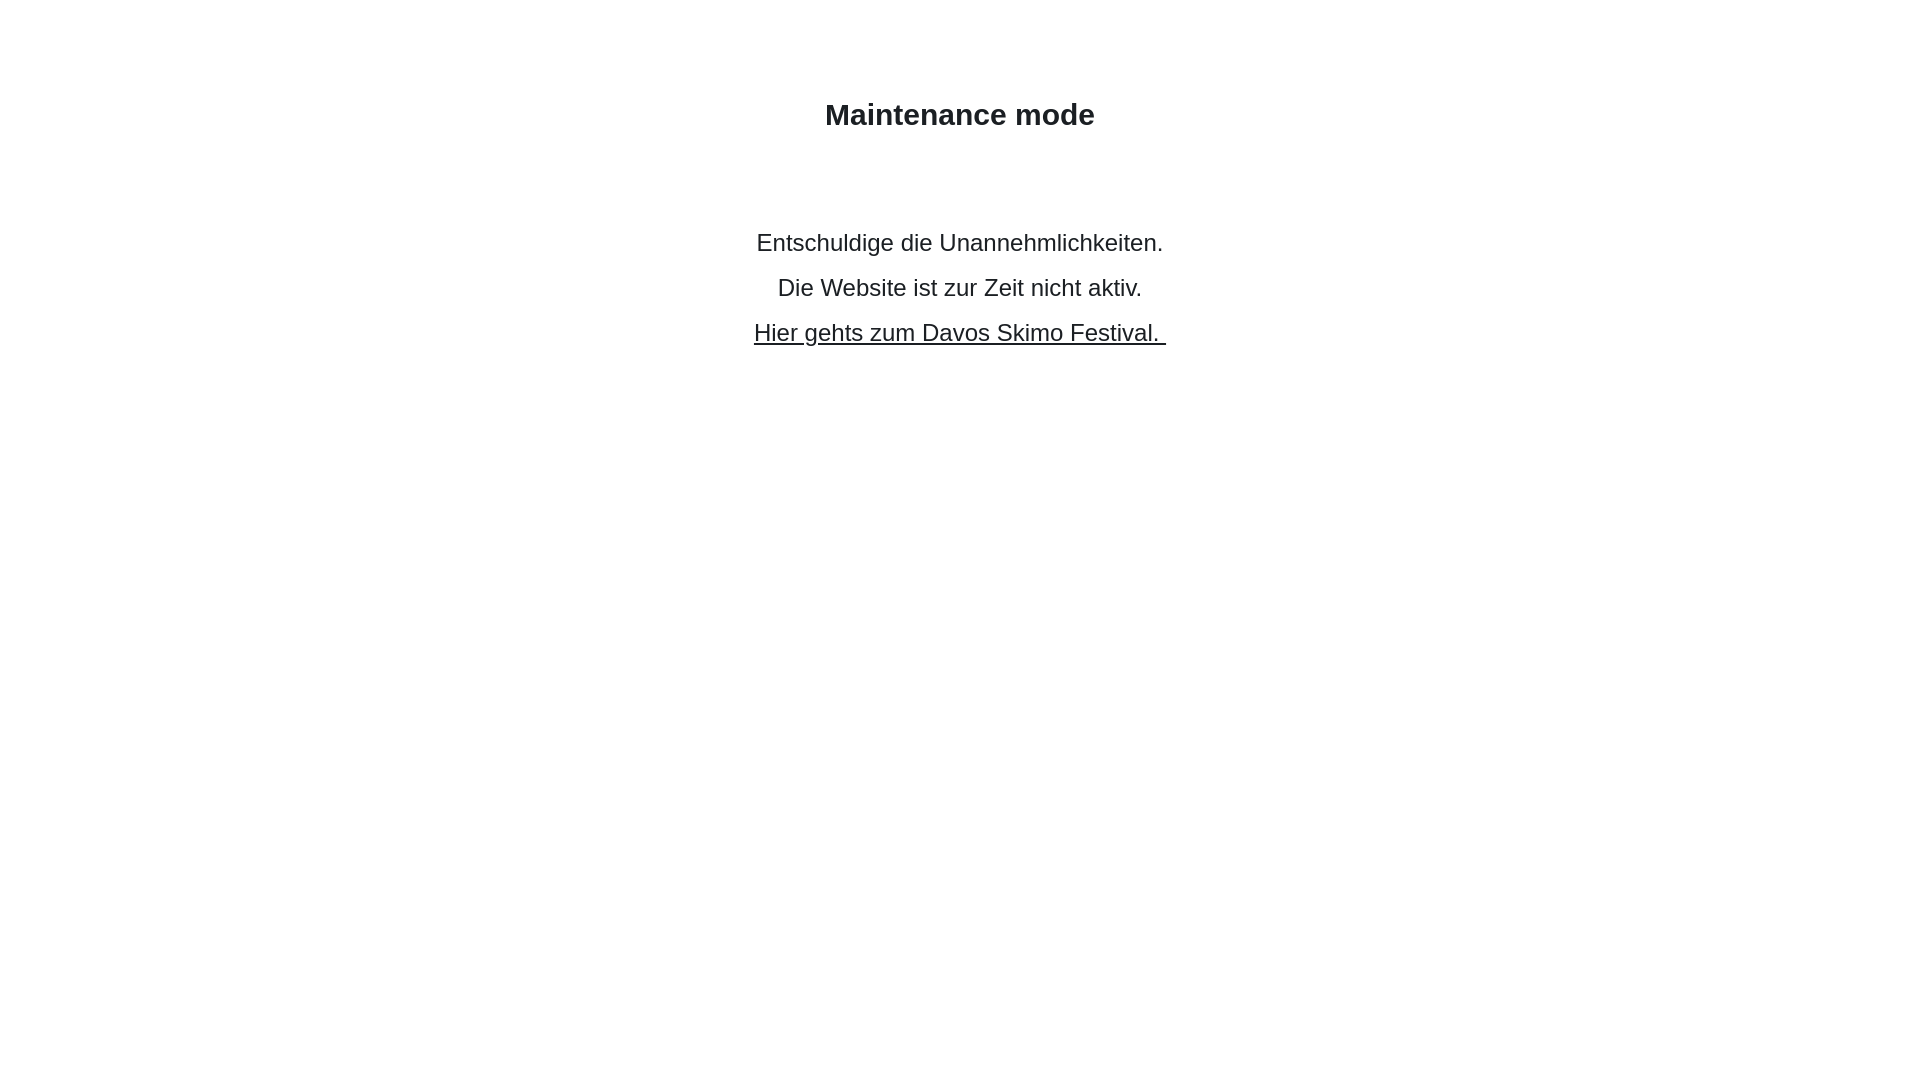 The image size is (1920, 1080). I want to click on 'Hier gehts zum Davos Skimo Festival. ', so click(960, 331).